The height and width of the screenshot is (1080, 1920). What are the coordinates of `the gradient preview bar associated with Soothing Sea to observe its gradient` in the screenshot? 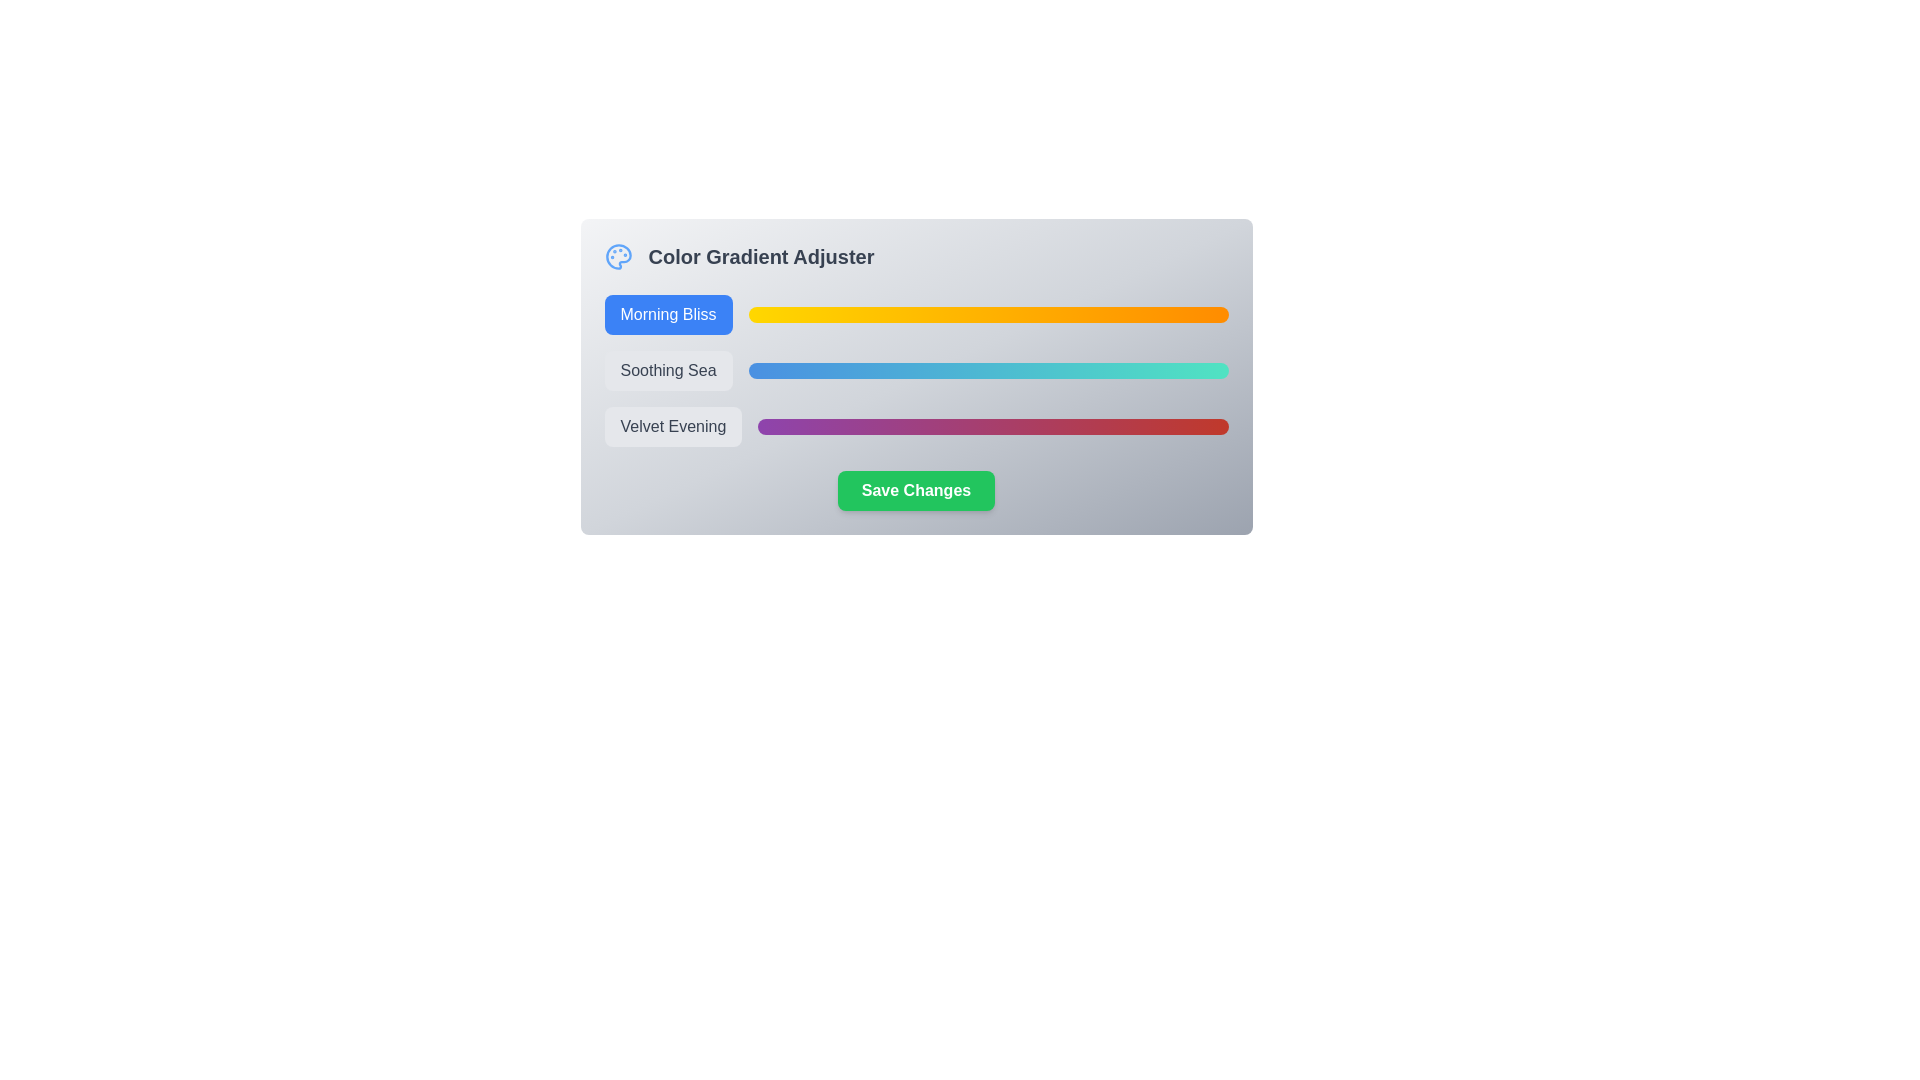 It's located at (988, 370).